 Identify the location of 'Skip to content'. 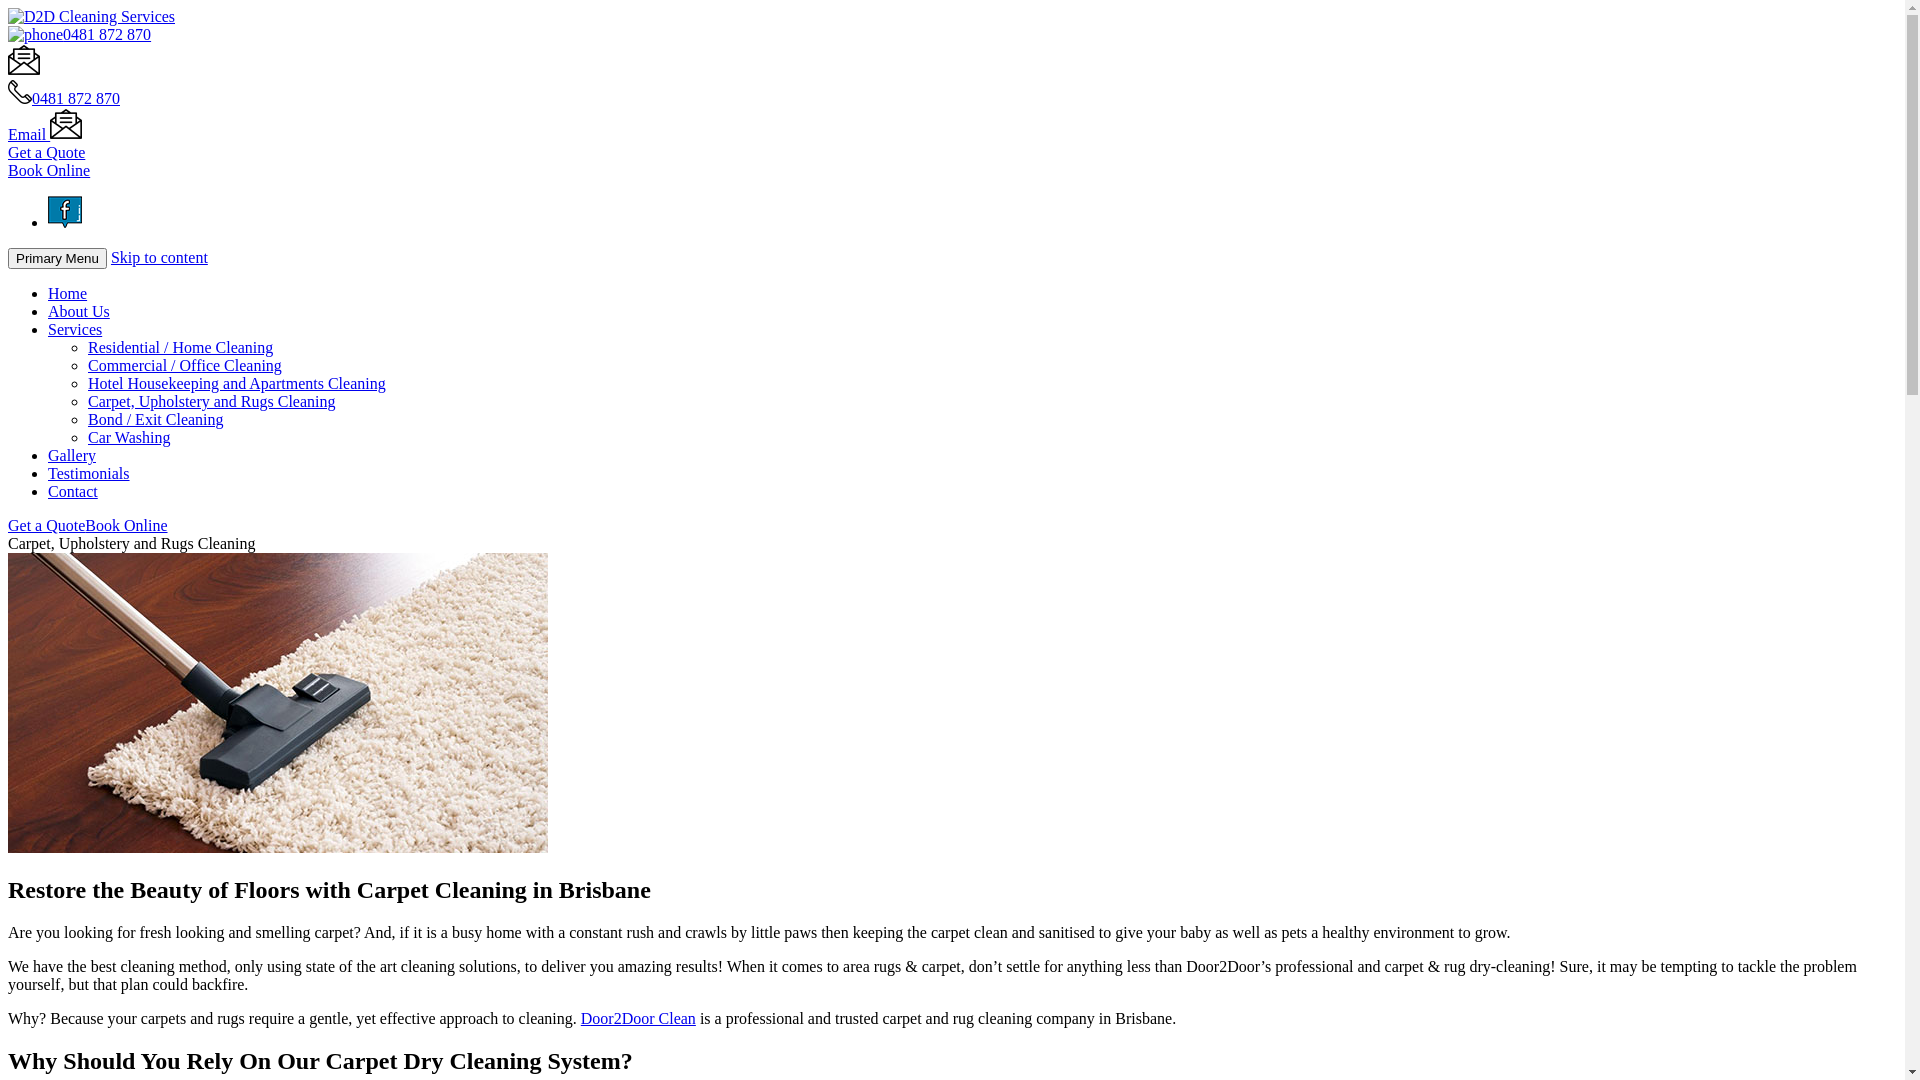
(158, 256).